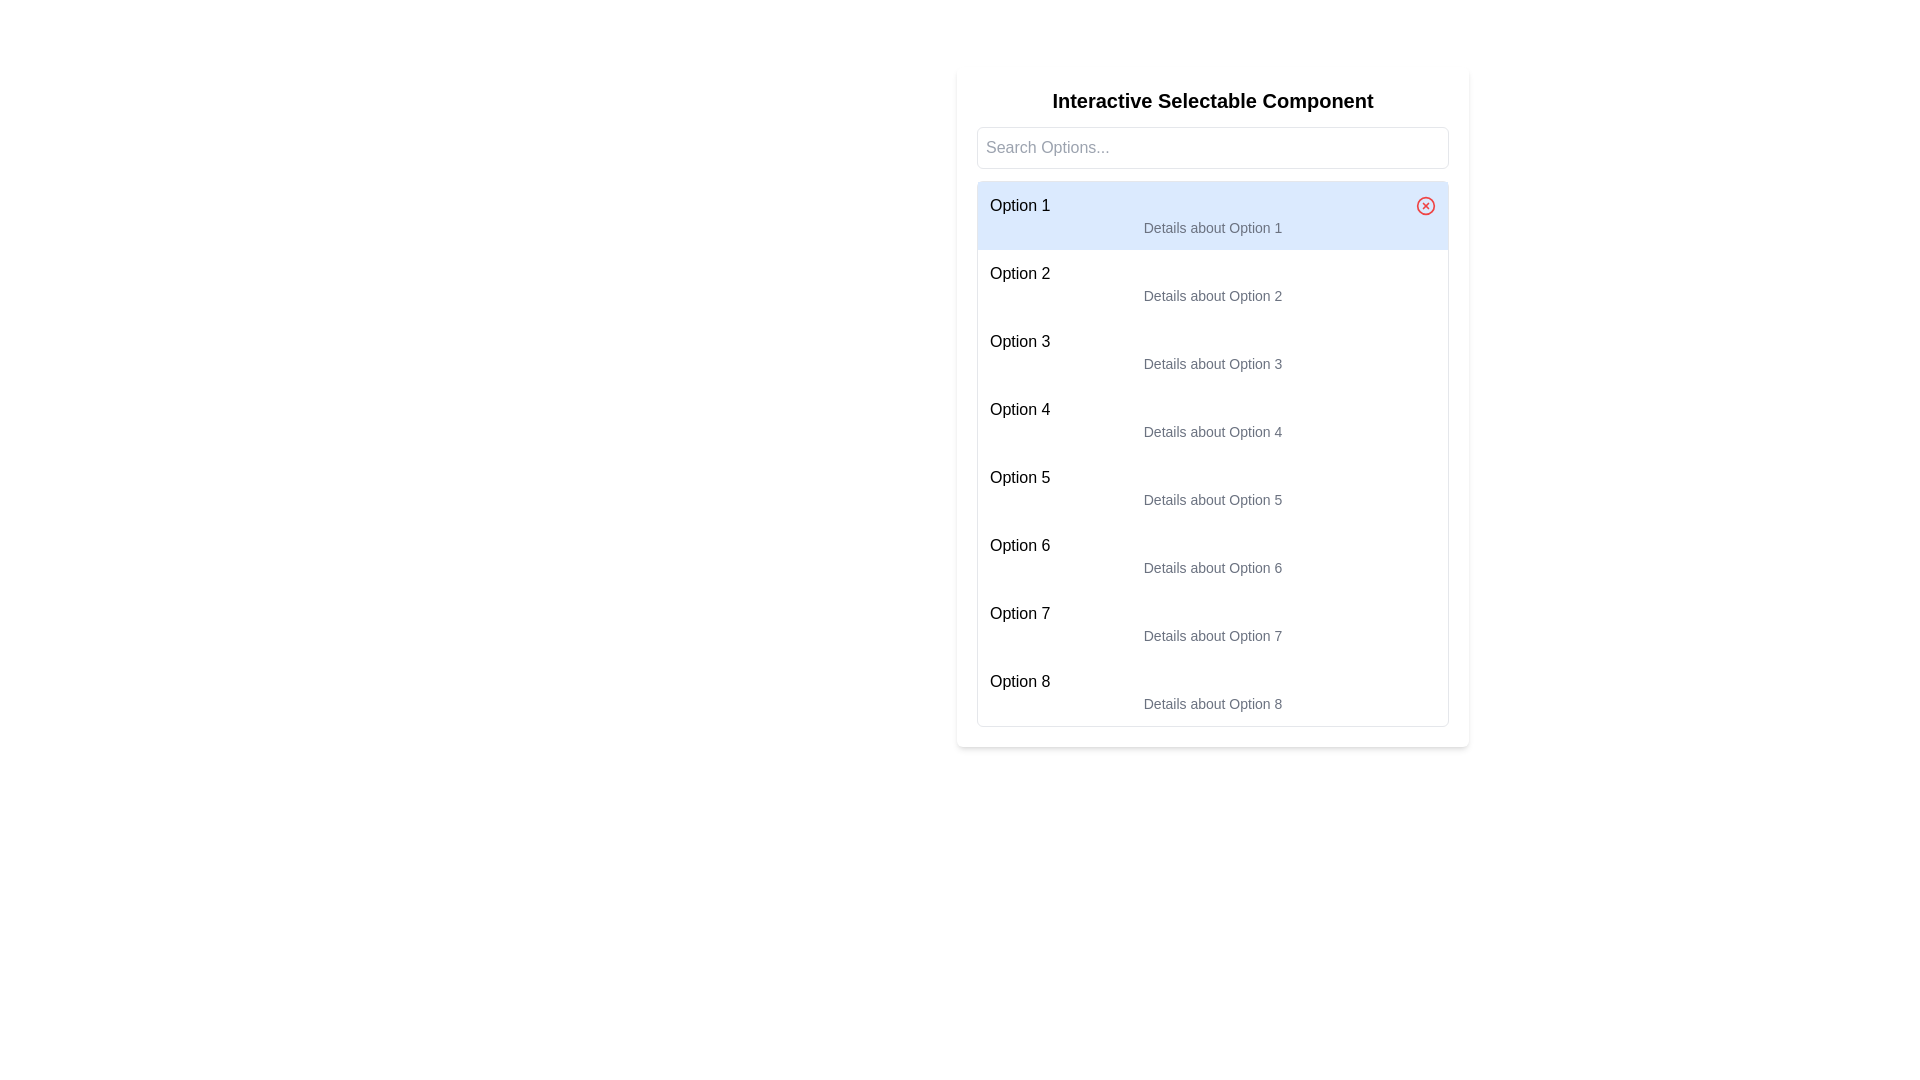 The height and width of the screenshot is (1080, 1920). Describe the element at coordinates (1212, 296) in the screenshot. I see `the text label that provides additional context for 'Option 2', located directly below the 'Option 2' entry in the selectable list` at that location.